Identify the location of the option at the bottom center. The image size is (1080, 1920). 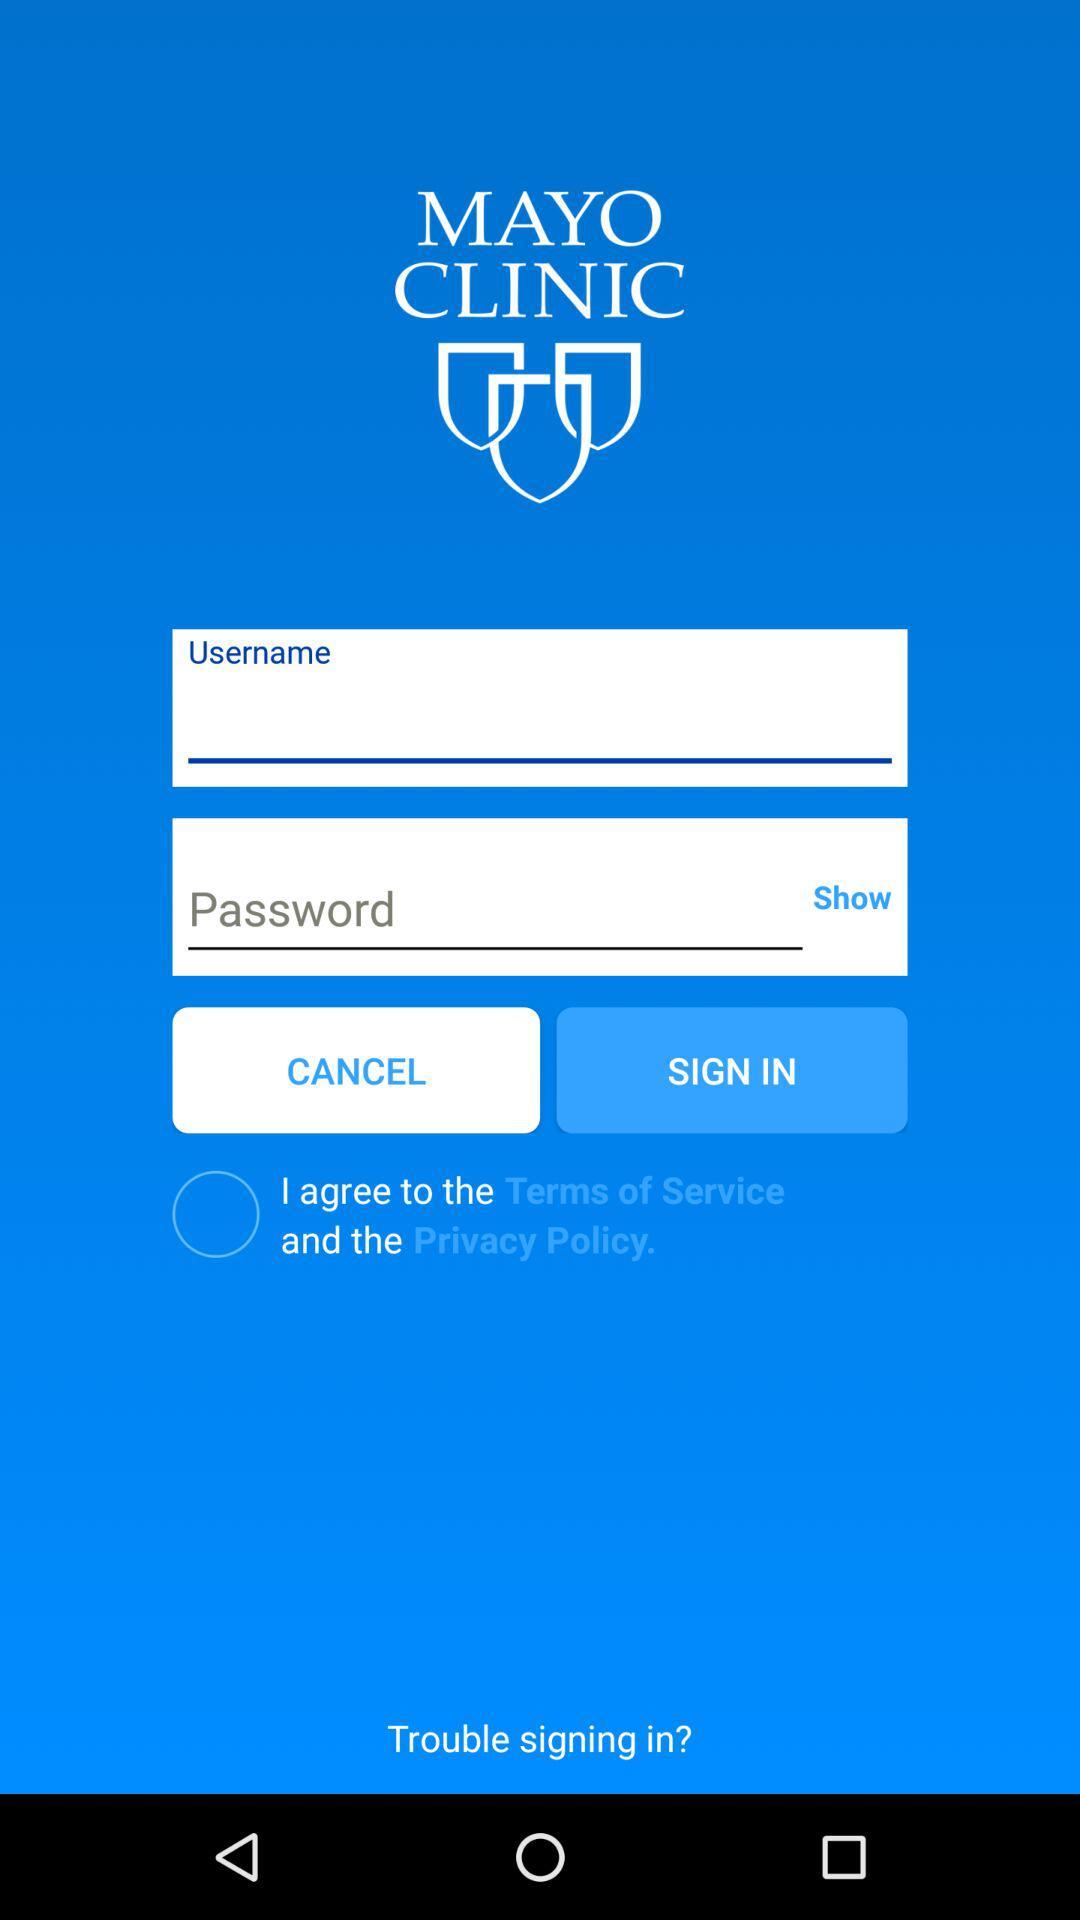
(538, 1736).